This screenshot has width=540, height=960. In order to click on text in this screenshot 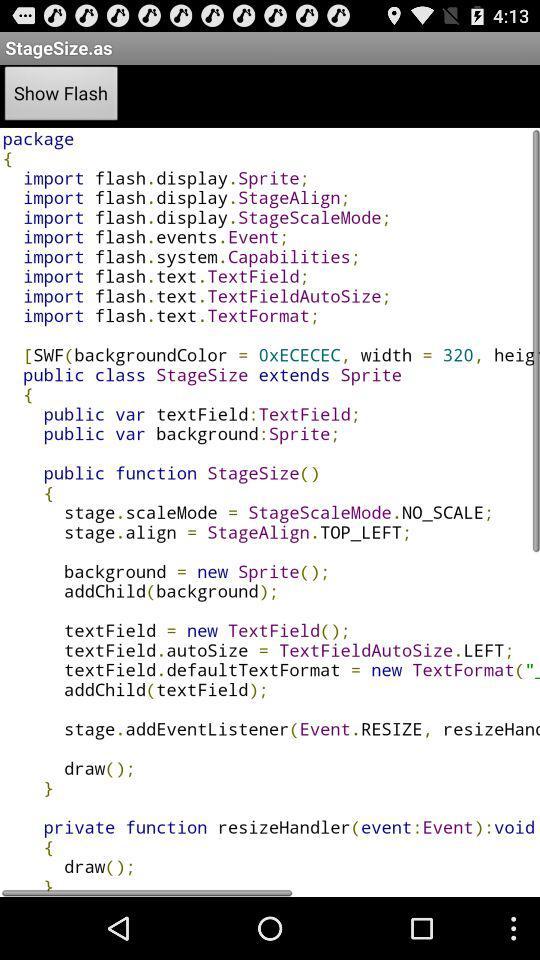, I will do `click(270, 511)`.